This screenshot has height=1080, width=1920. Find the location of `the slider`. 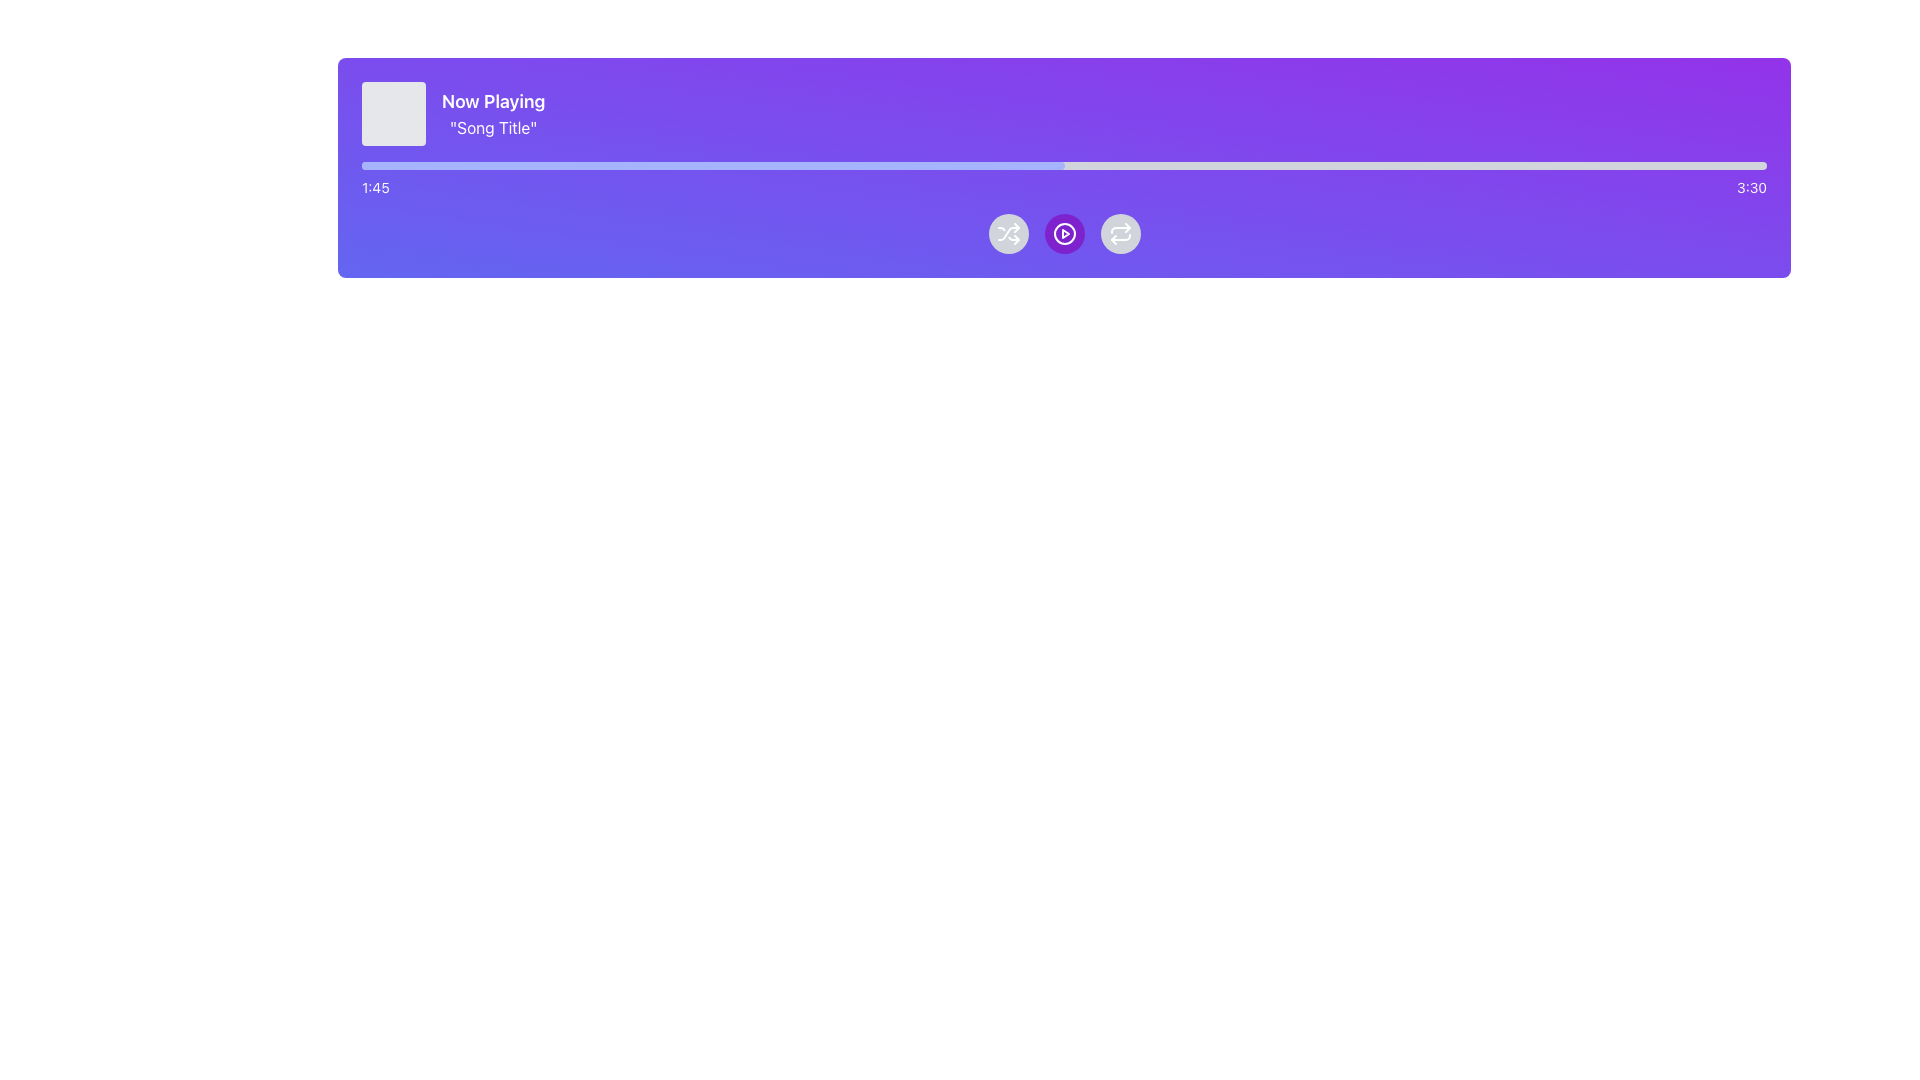

the slider is located at coordinates (1492, 164).